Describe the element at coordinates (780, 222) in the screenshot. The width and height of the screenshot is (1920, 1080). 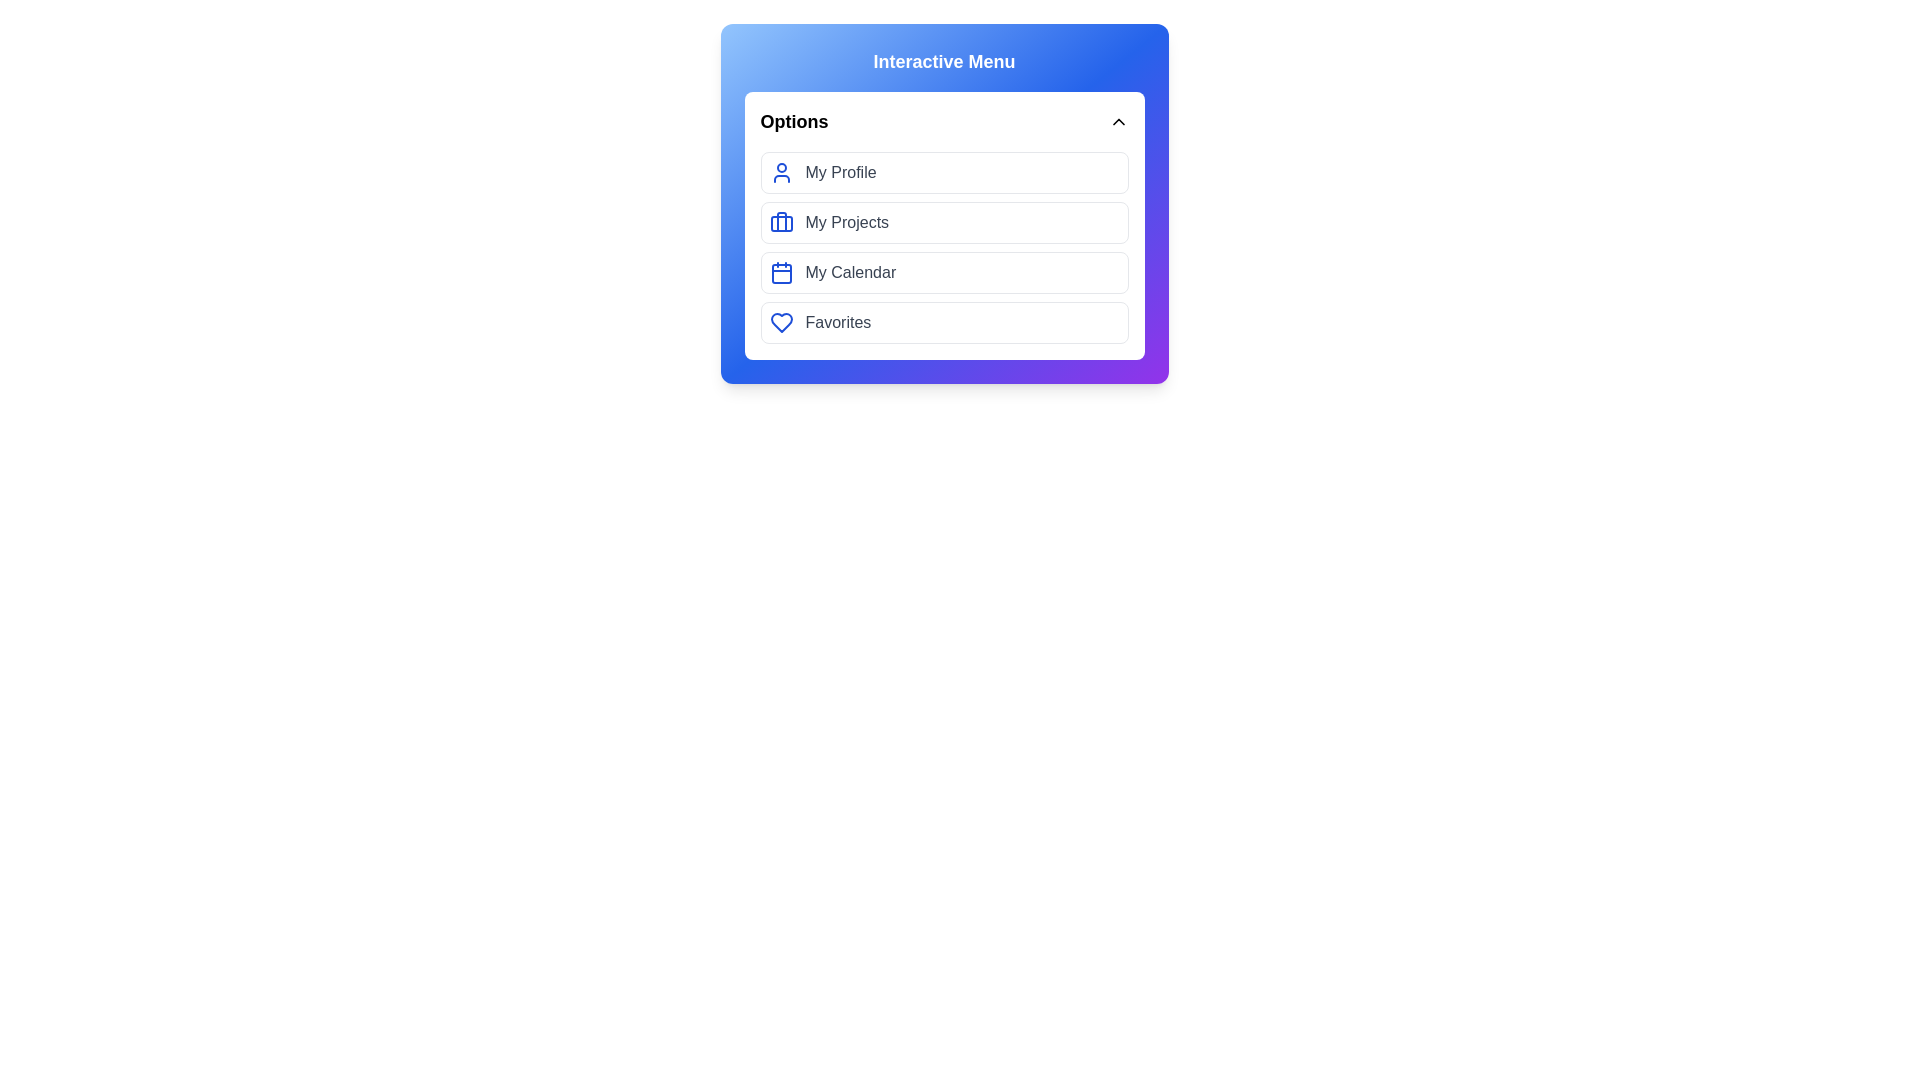
I see `the vertical line in the briefcase icon, which is part of the 'My Projects' menu option` at that location.